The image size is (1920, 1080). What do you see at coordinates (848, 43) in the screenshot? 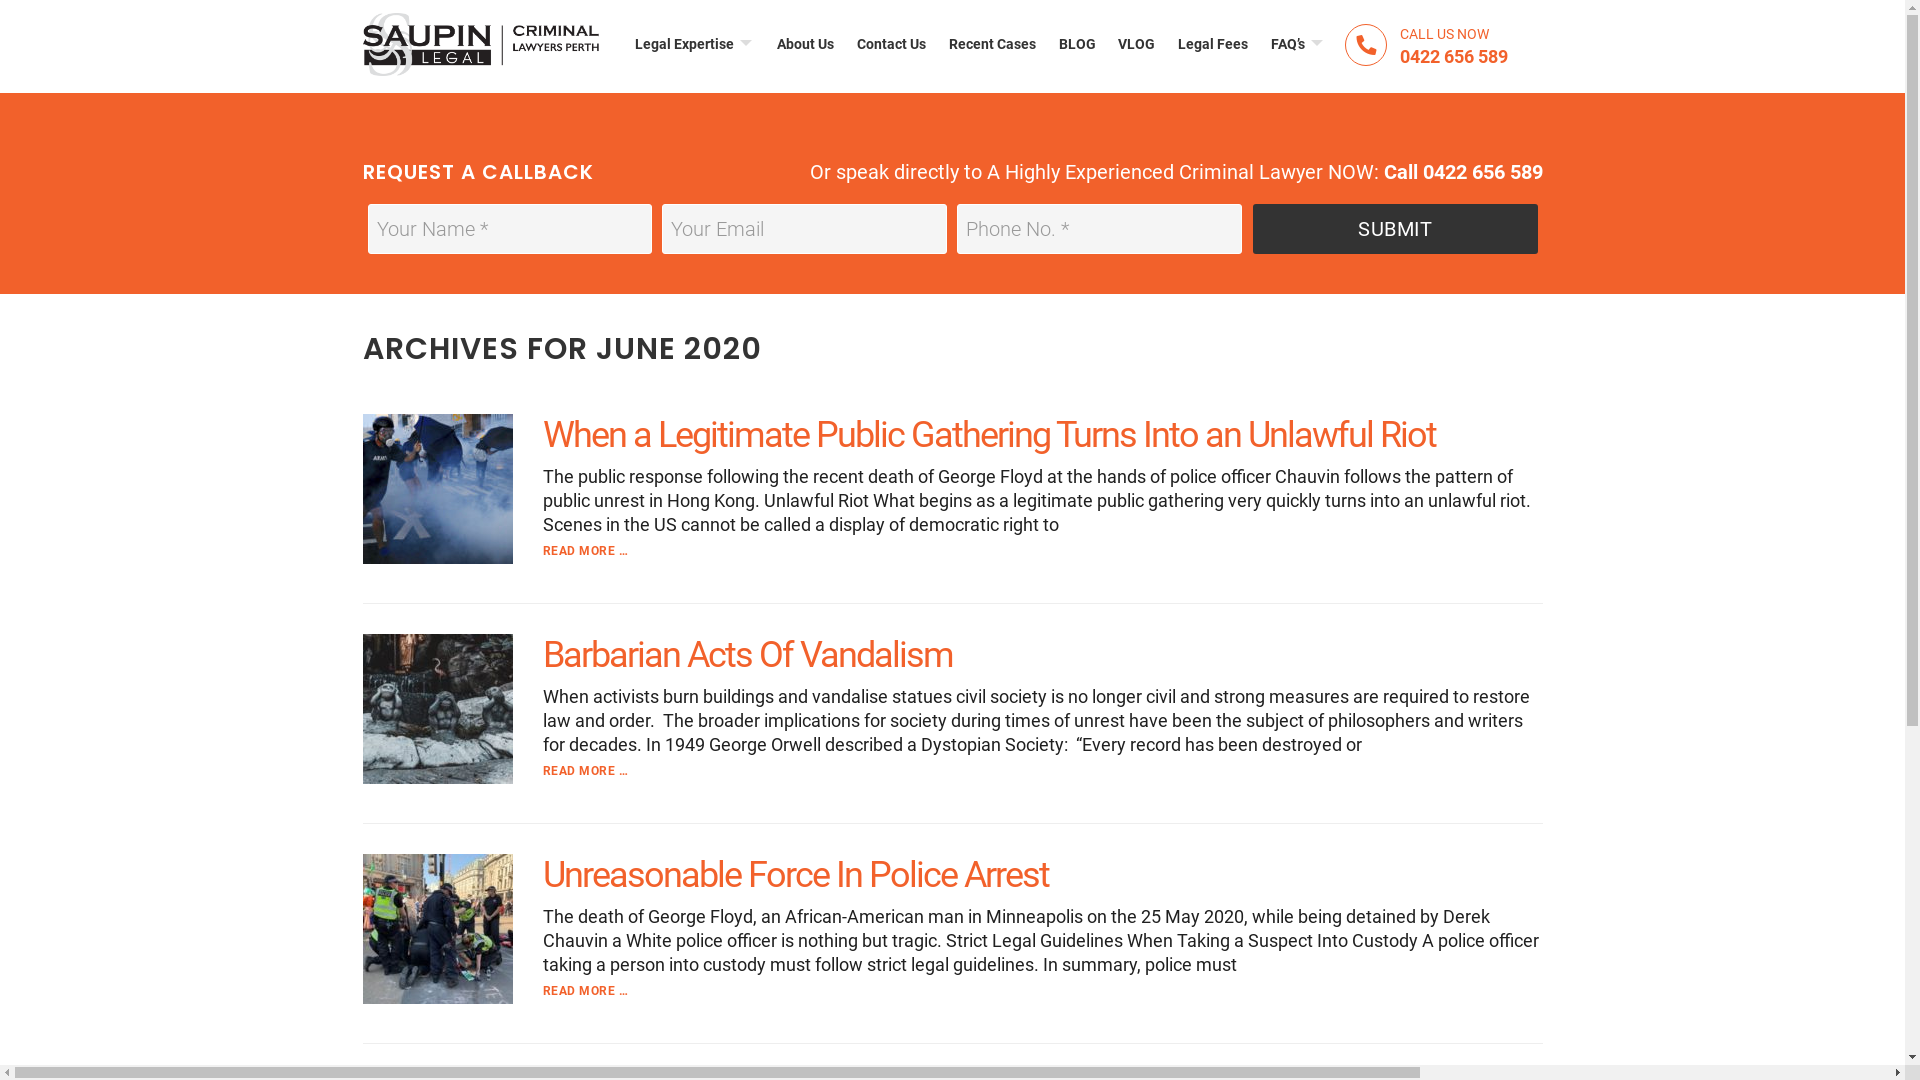
I see `'Contact Us'` at bounding box center [848, 43].